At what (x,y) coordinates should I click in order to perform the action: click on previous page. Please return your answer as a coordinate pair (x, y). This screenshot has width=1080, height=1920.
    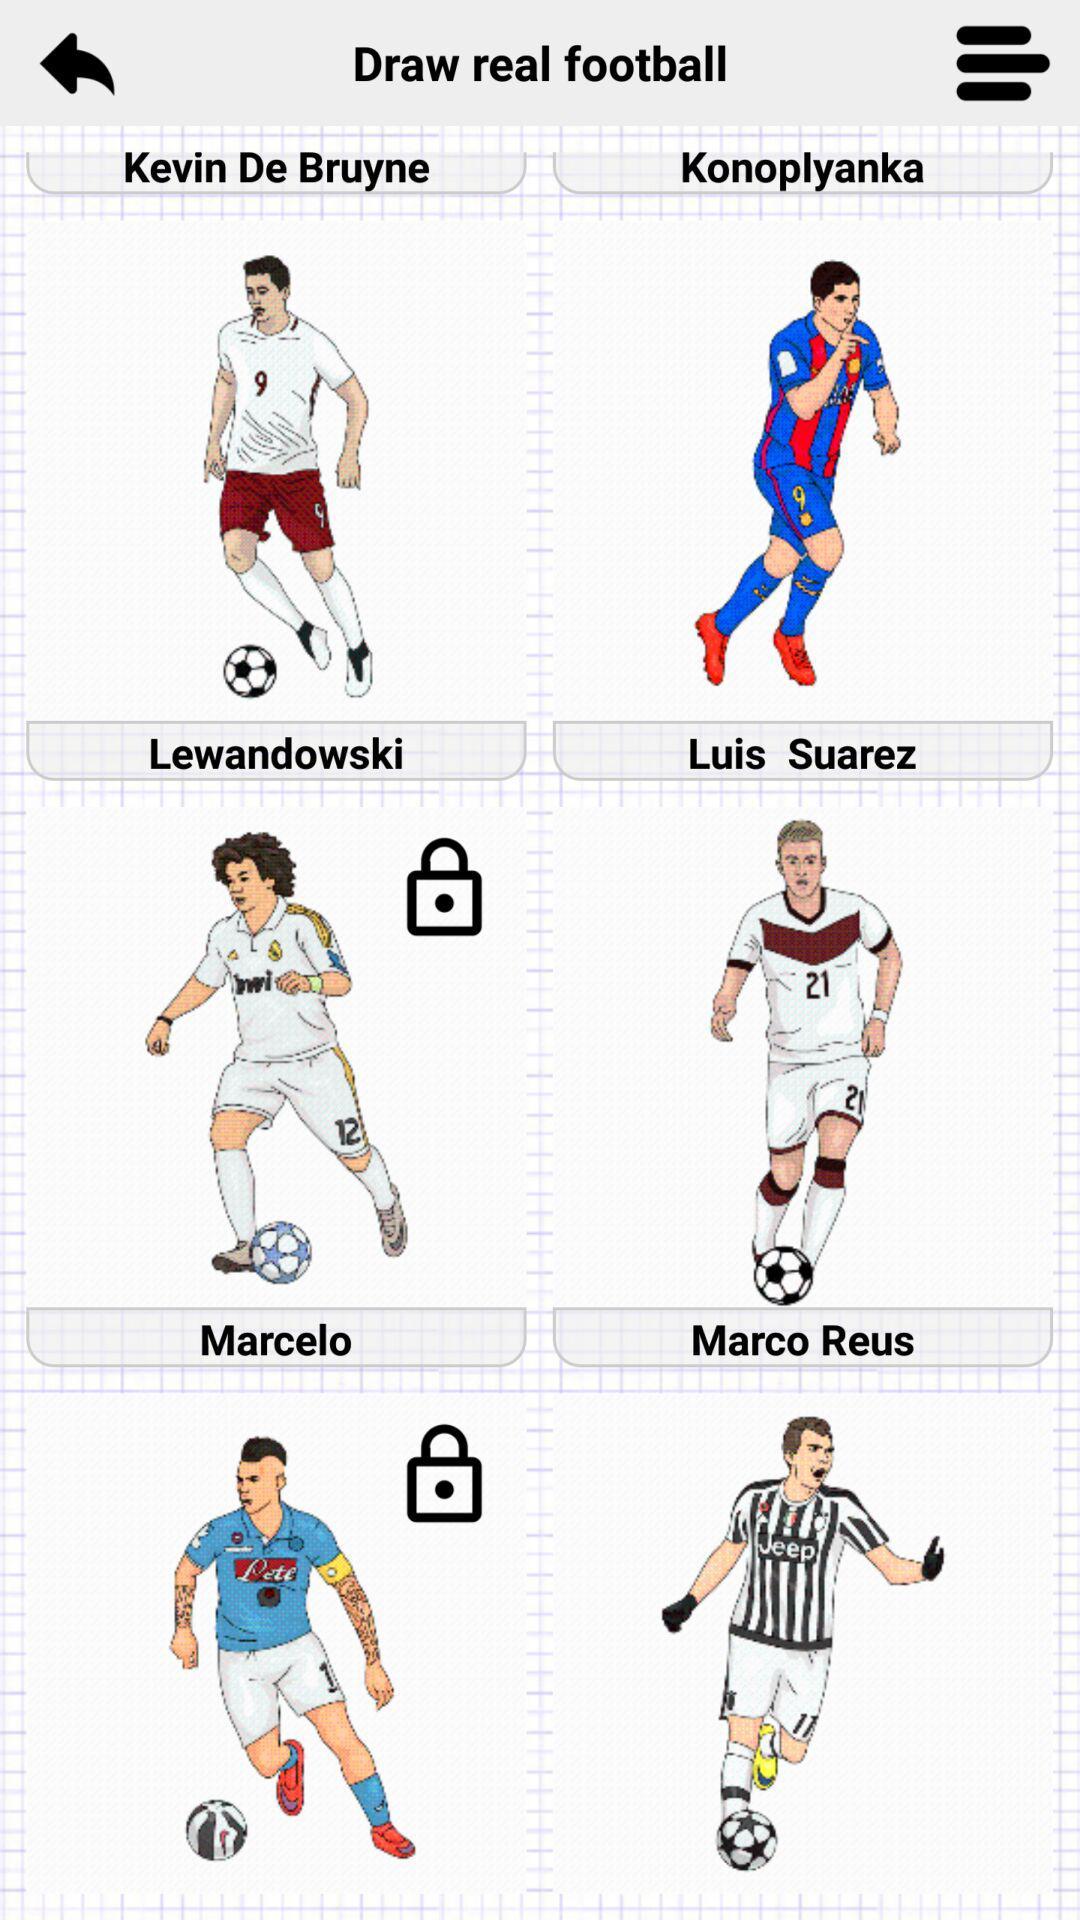
    Looking at the image, I should click on (75, 62).